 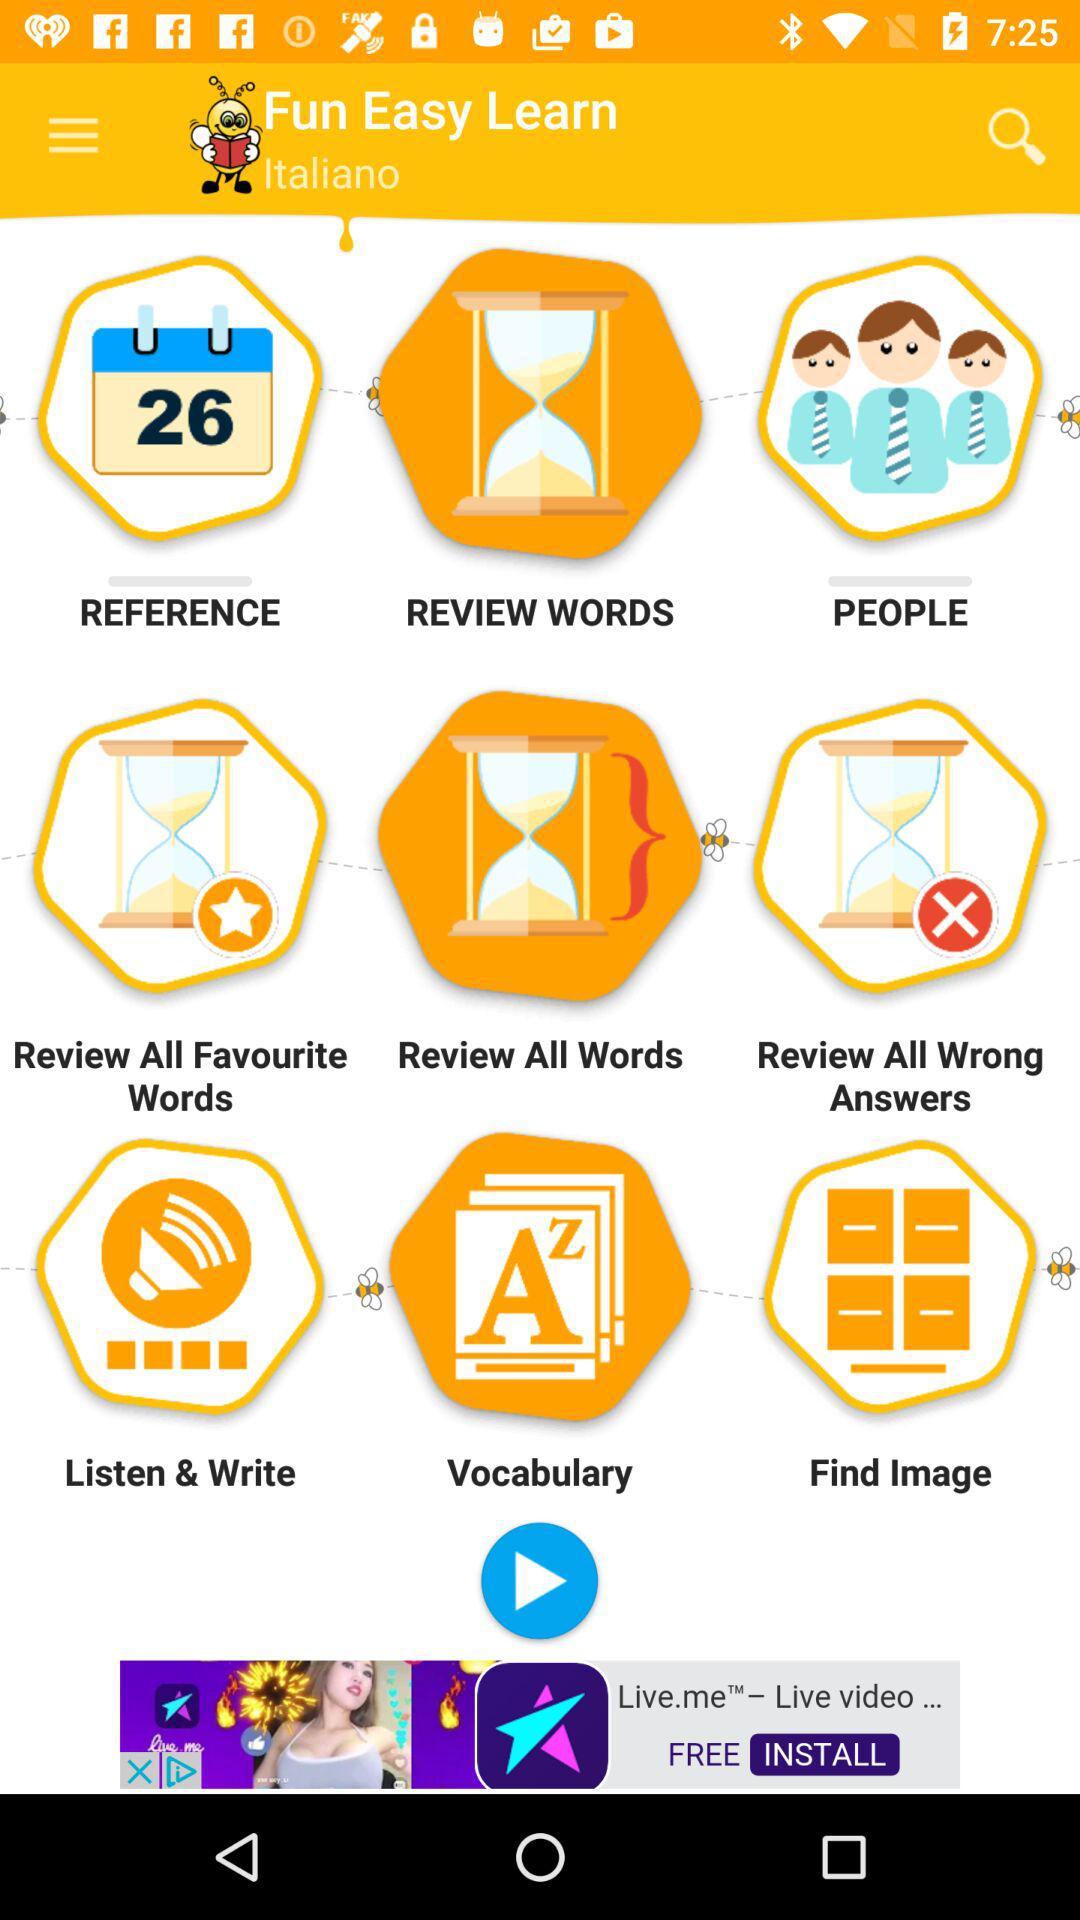 I want to click on instal app, so click(x=540, y=1722).